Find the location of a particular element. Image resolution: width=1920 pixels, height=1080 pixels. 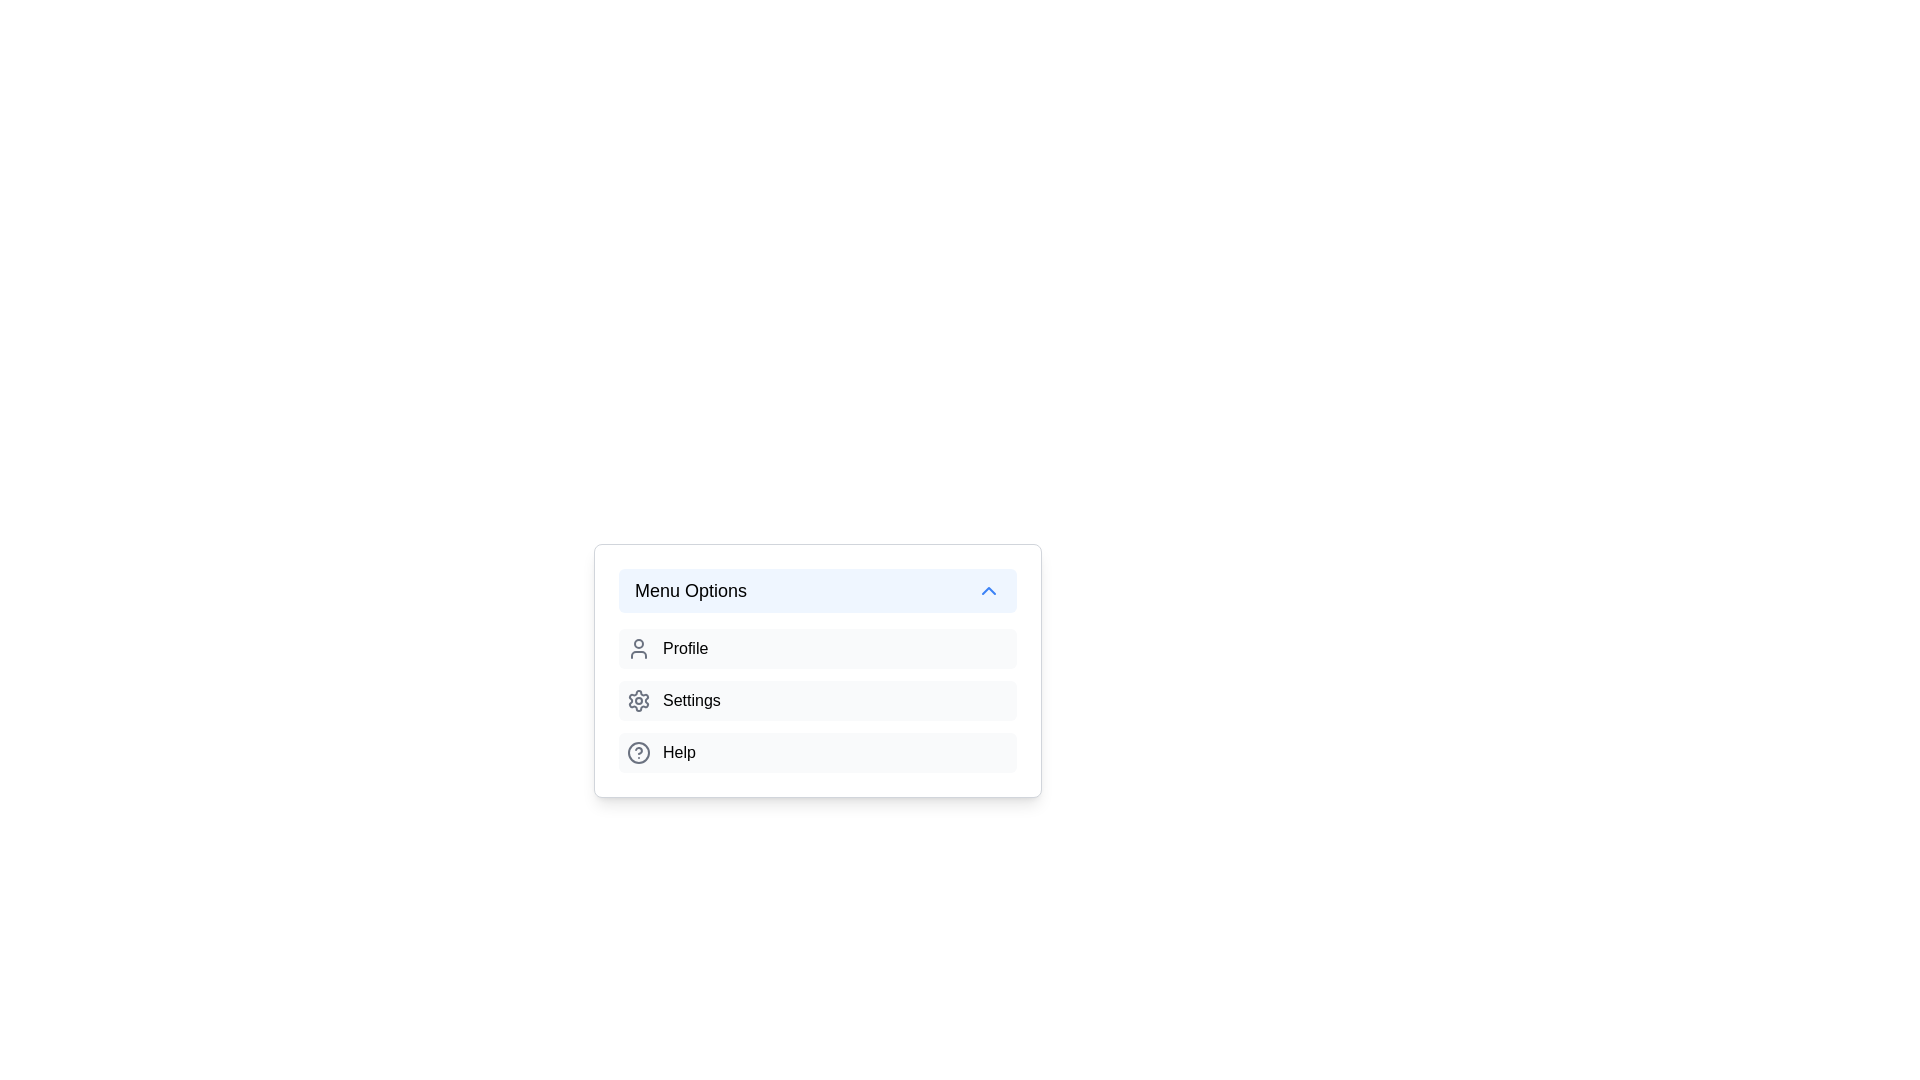

the 'Settings' button, which is the second option in a vertical list within a dropdown menu is located at coordinates (817, 720).